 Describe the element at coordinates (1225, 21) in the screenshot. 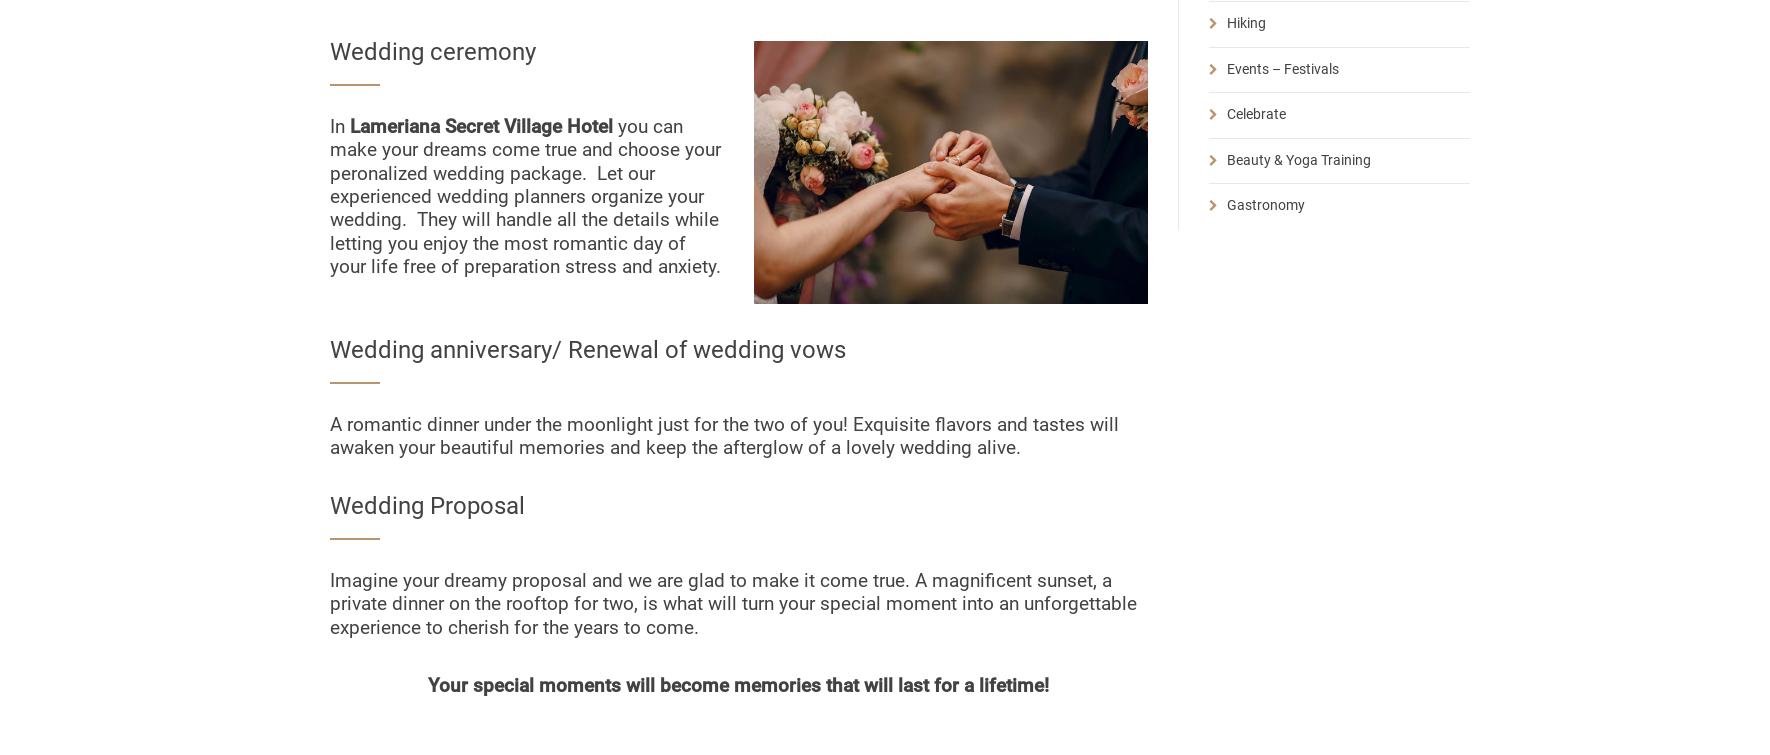

I see `'Hiking'` at that location.